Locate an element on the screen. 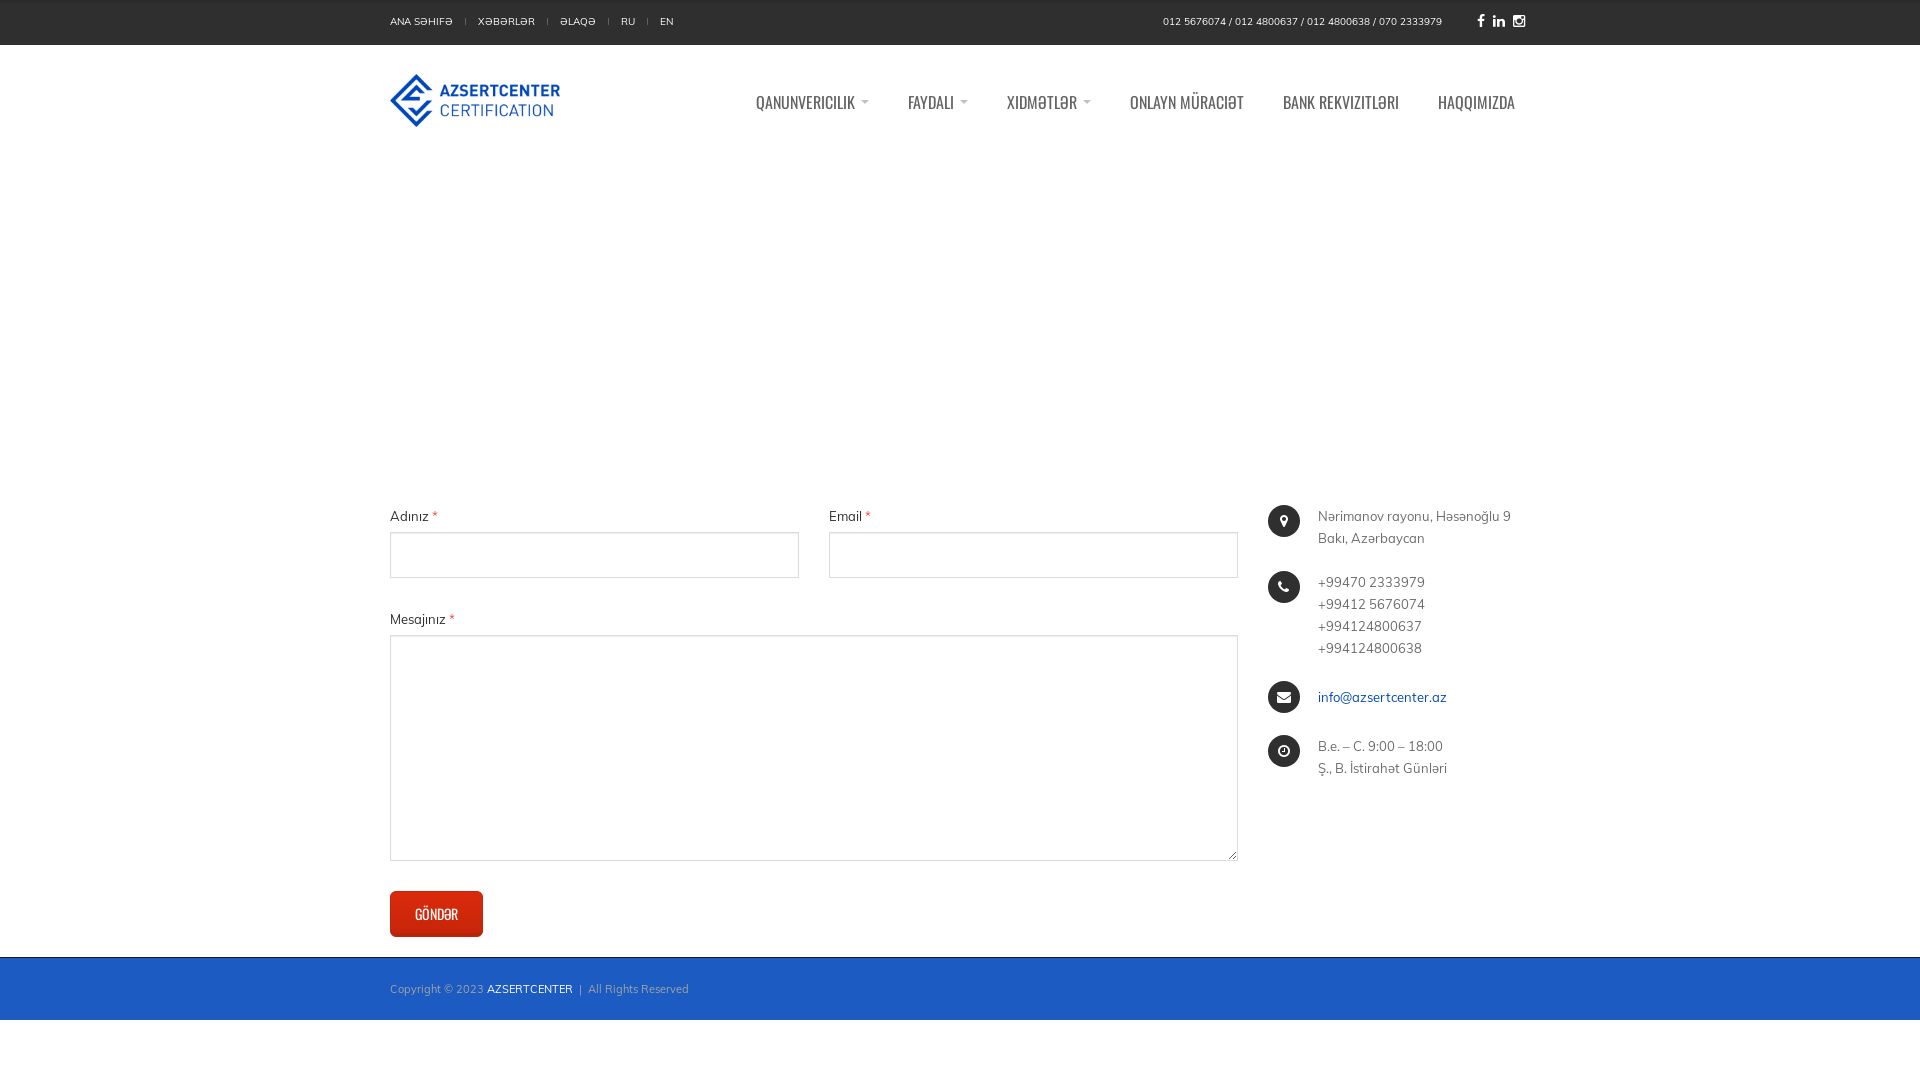  'info@azsertcenter.az' is located at coordinates (1381, 696).